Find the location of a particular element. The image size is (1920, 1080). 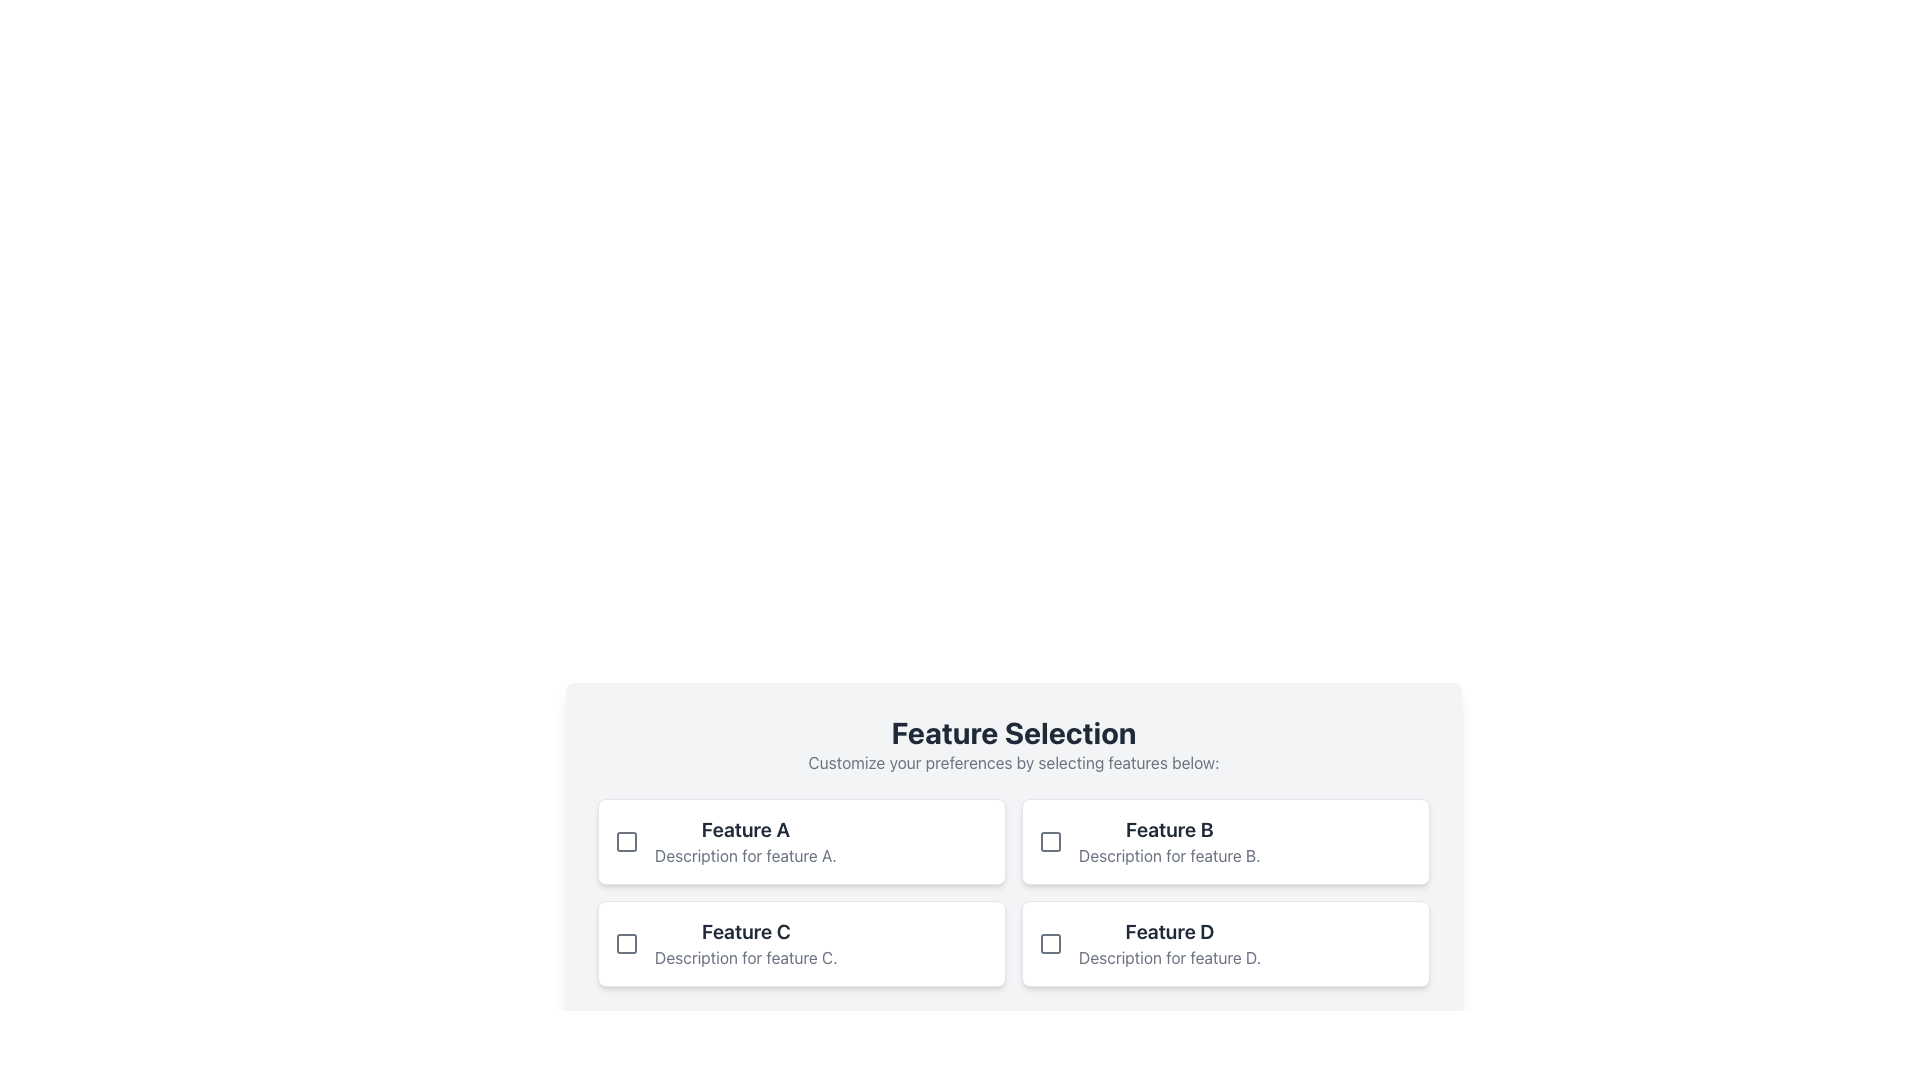

the checkbox labeled 'Feature A' is located at coordinates (801, 841).